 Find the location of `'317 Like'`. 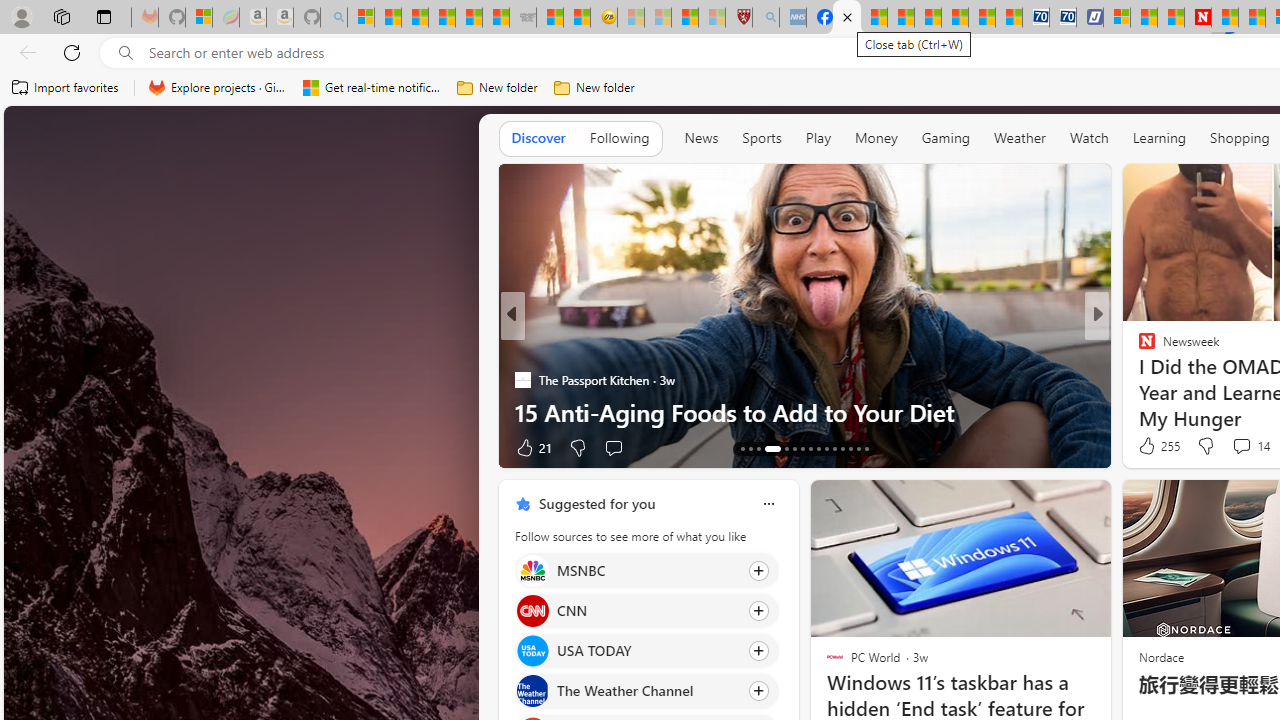

'317 Like' is located at coordinates (1152, 446).